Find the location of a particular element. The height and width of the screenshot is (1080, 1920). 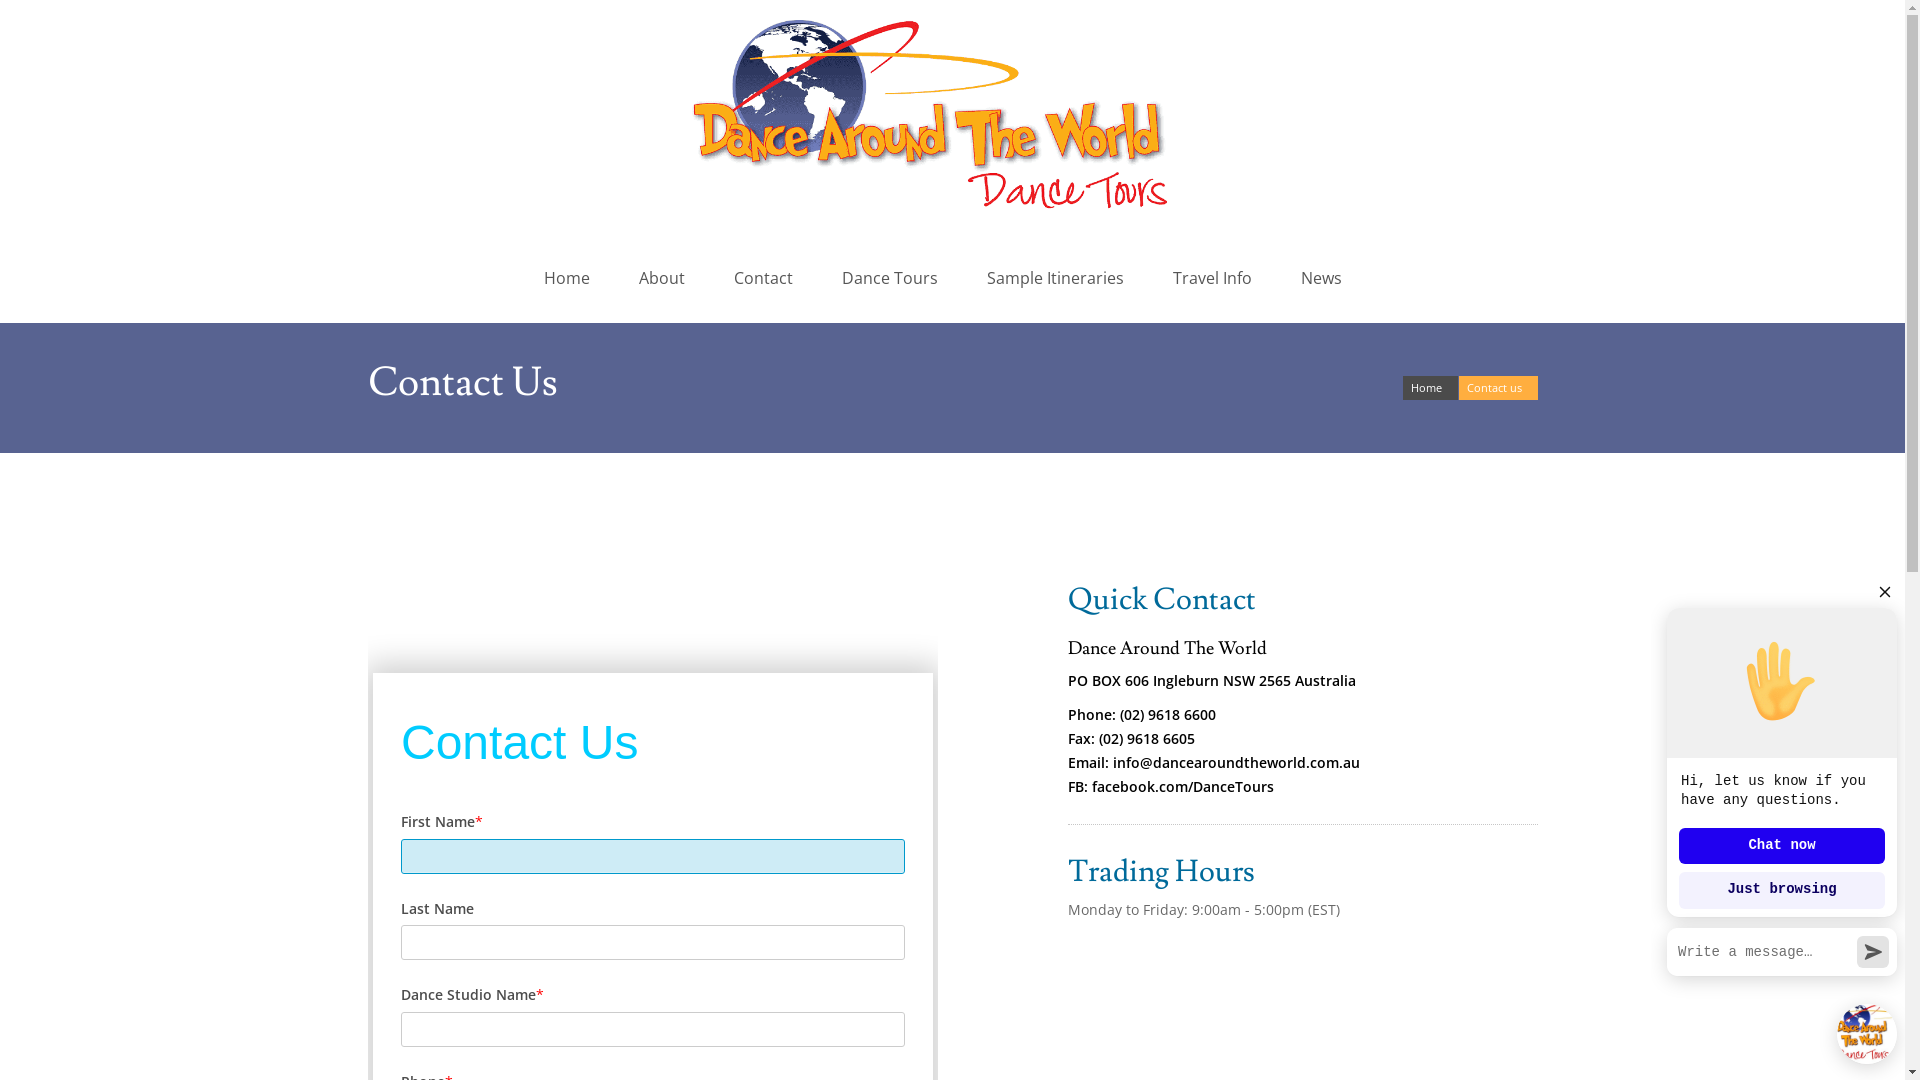

'Home' is located at coordinates (1428, 388).